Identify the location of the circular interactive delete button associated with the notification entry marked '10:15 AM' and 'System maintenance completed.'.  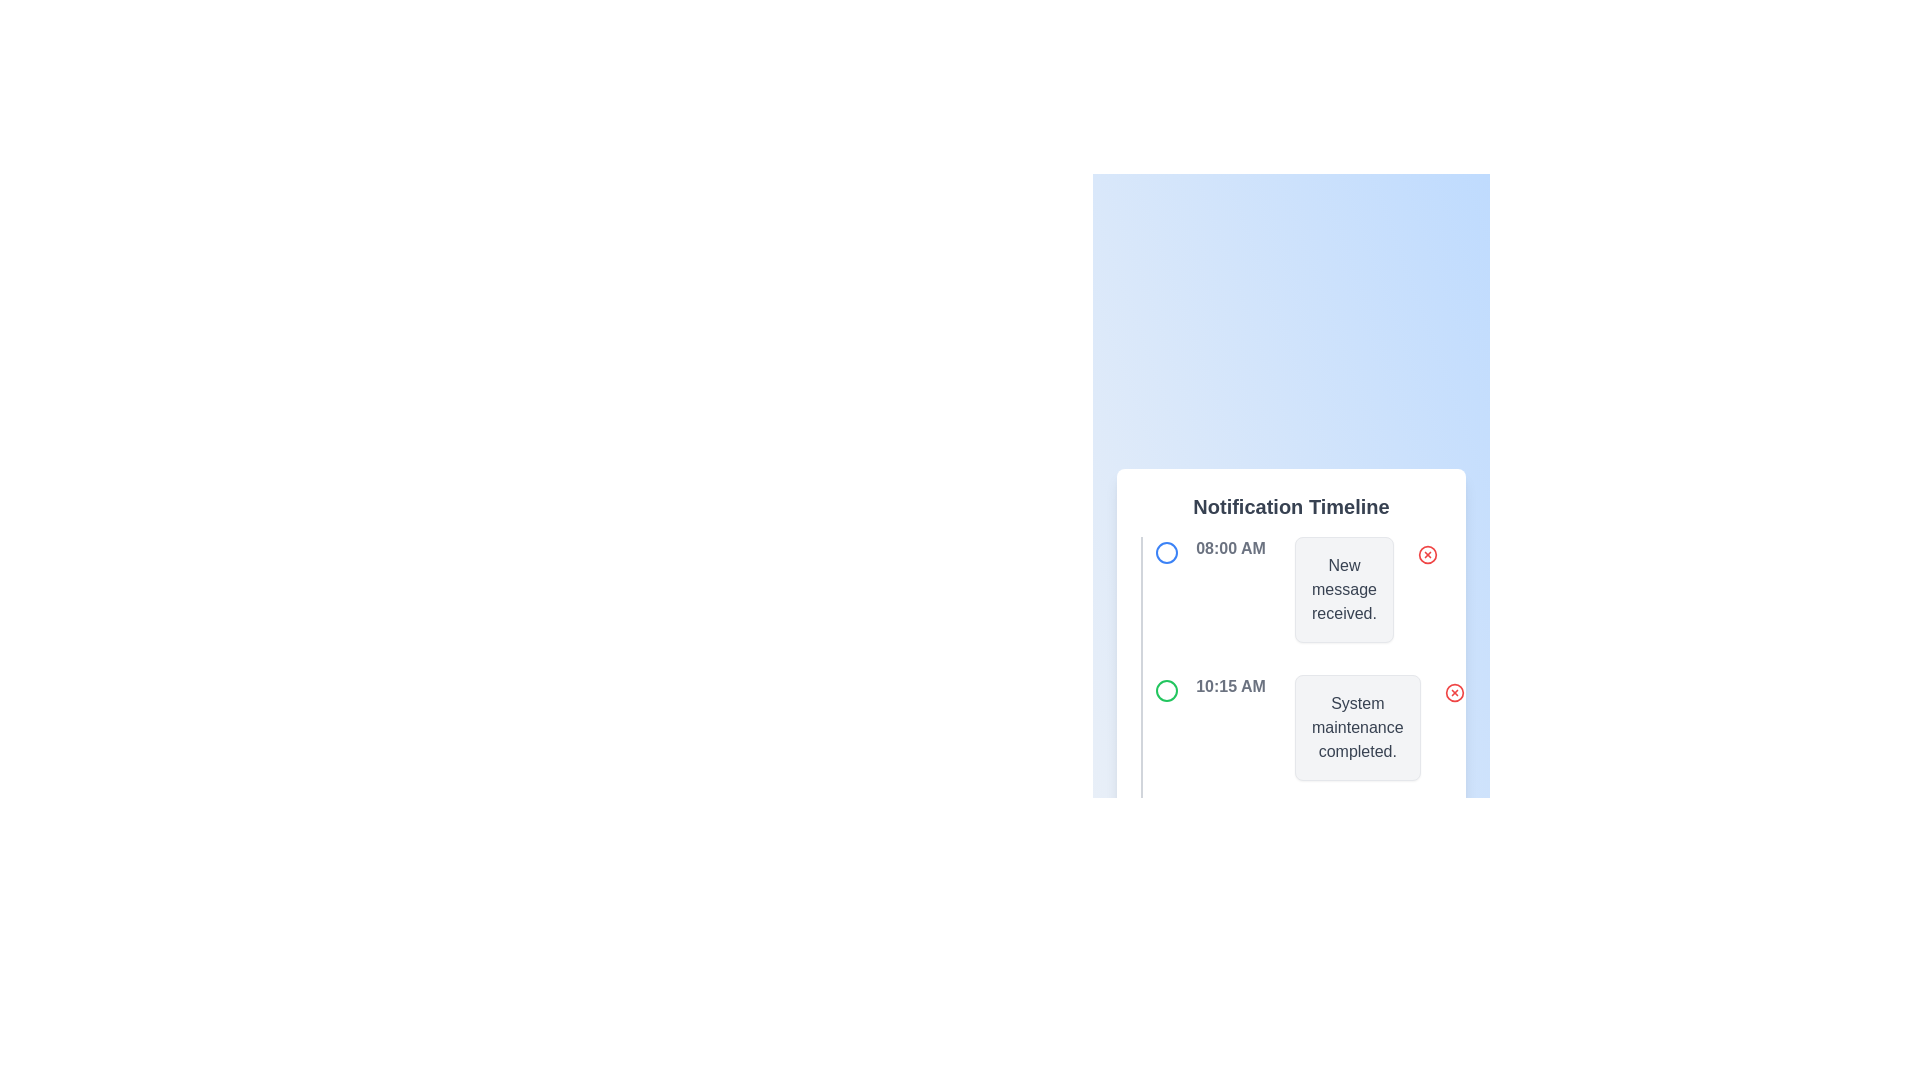
(1454, 692).